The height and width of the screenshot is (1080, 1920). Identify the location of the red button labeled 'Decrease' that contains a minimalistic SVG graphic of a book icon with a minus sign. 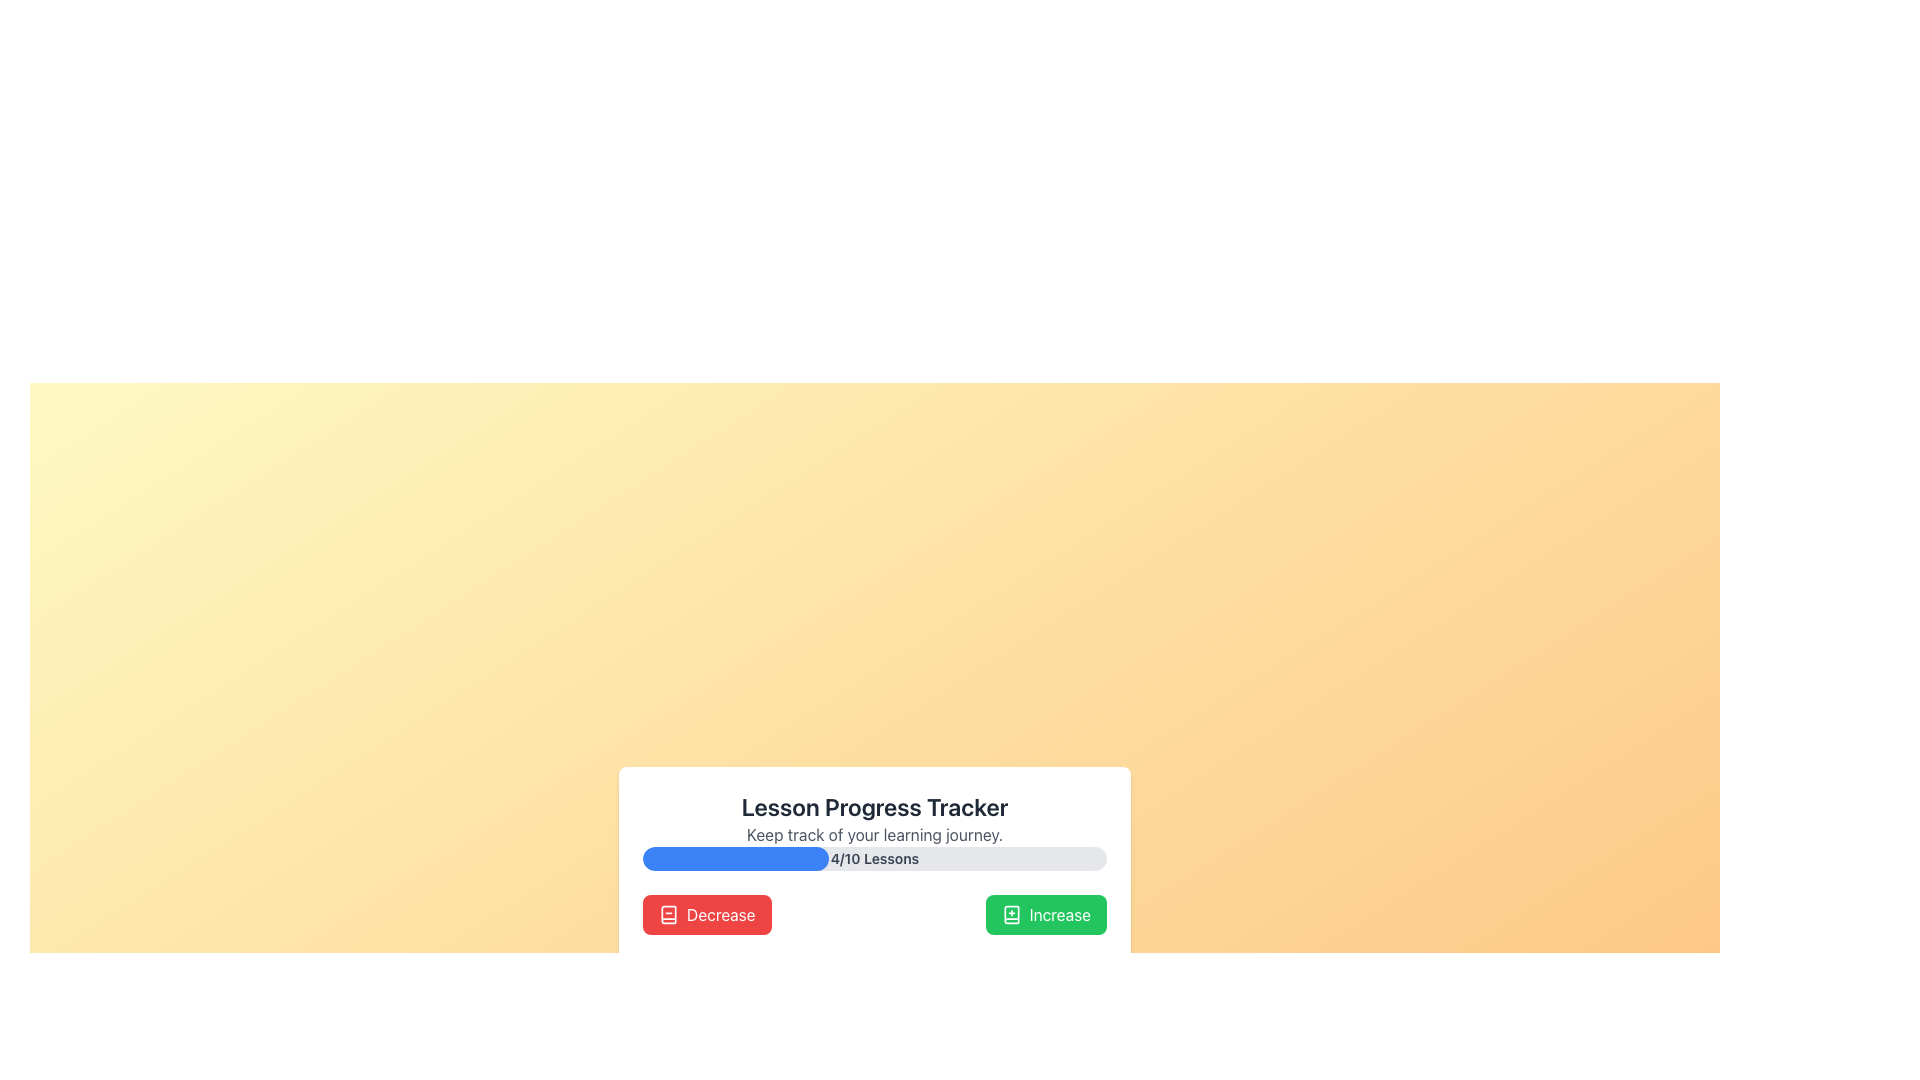
(668, 914).